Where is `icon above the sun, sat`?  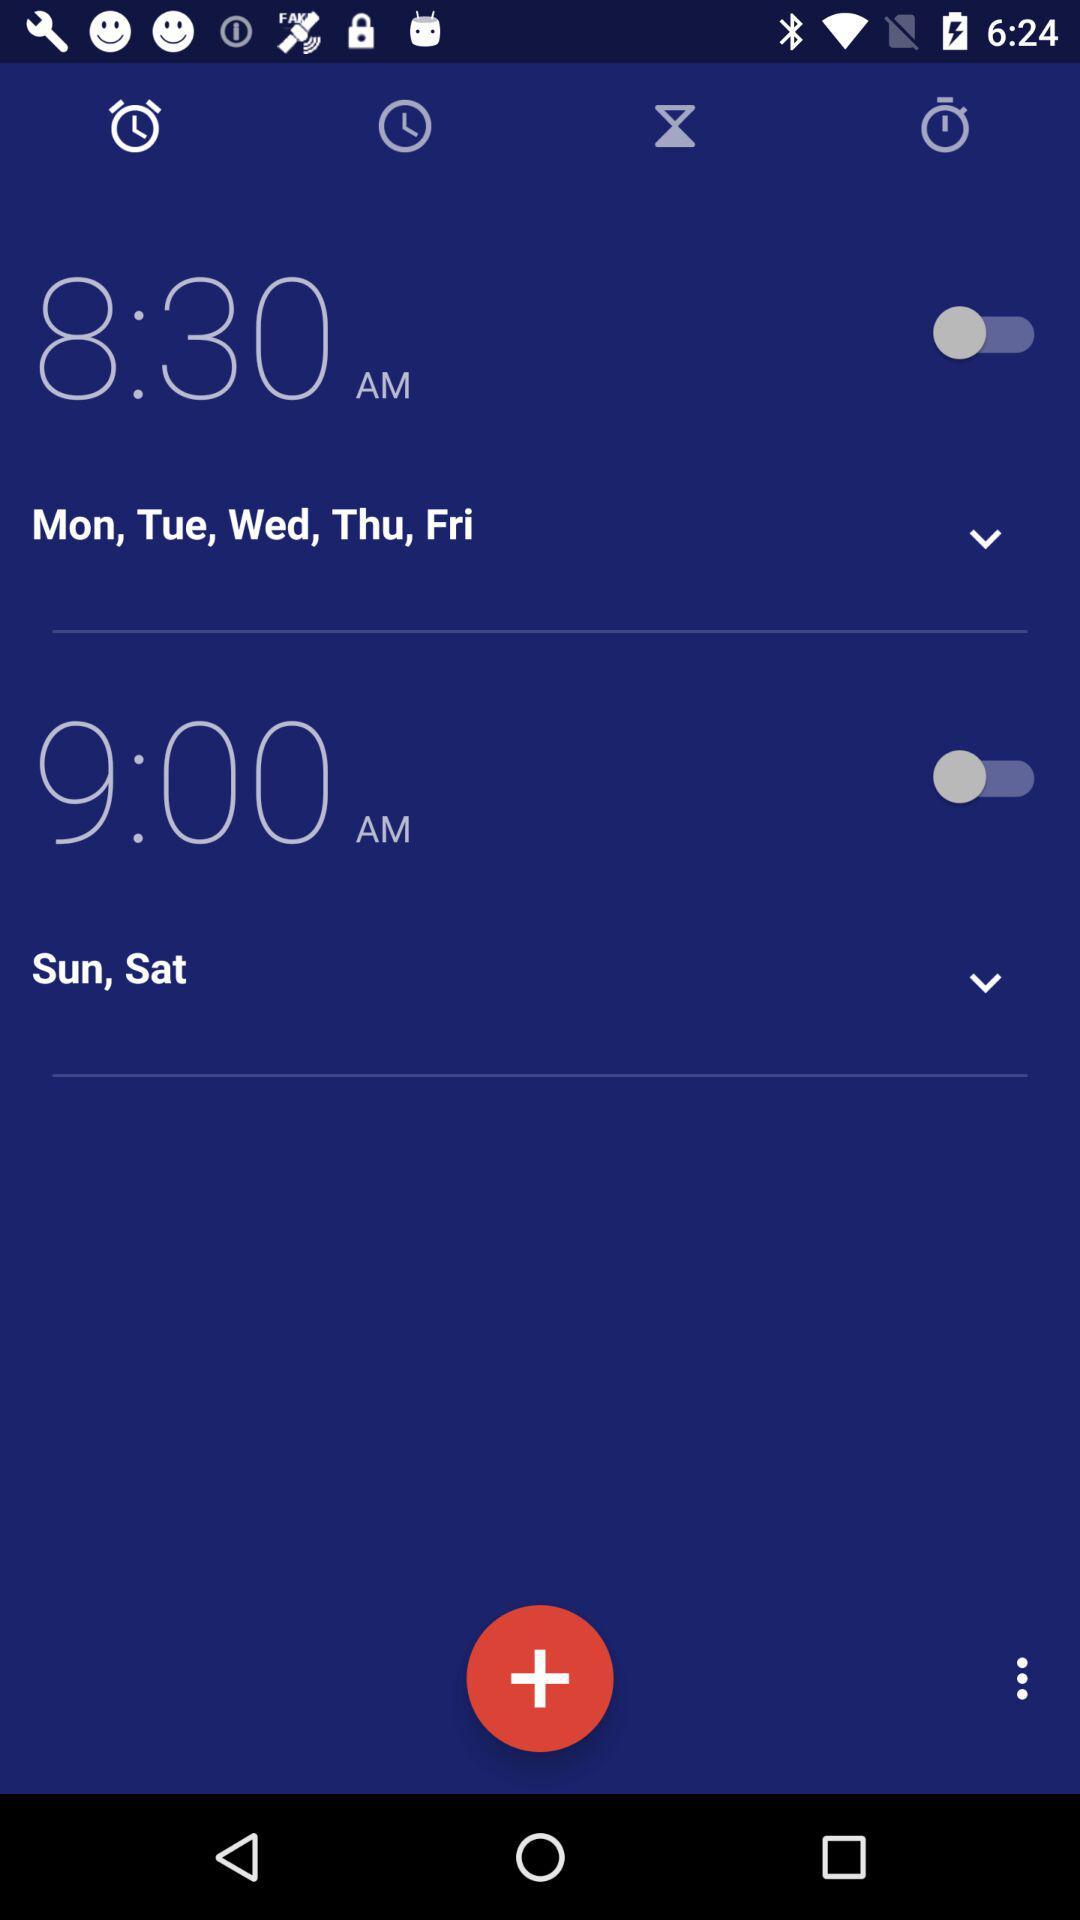
icon above the sun, sat is located at coordinates (221, 775).